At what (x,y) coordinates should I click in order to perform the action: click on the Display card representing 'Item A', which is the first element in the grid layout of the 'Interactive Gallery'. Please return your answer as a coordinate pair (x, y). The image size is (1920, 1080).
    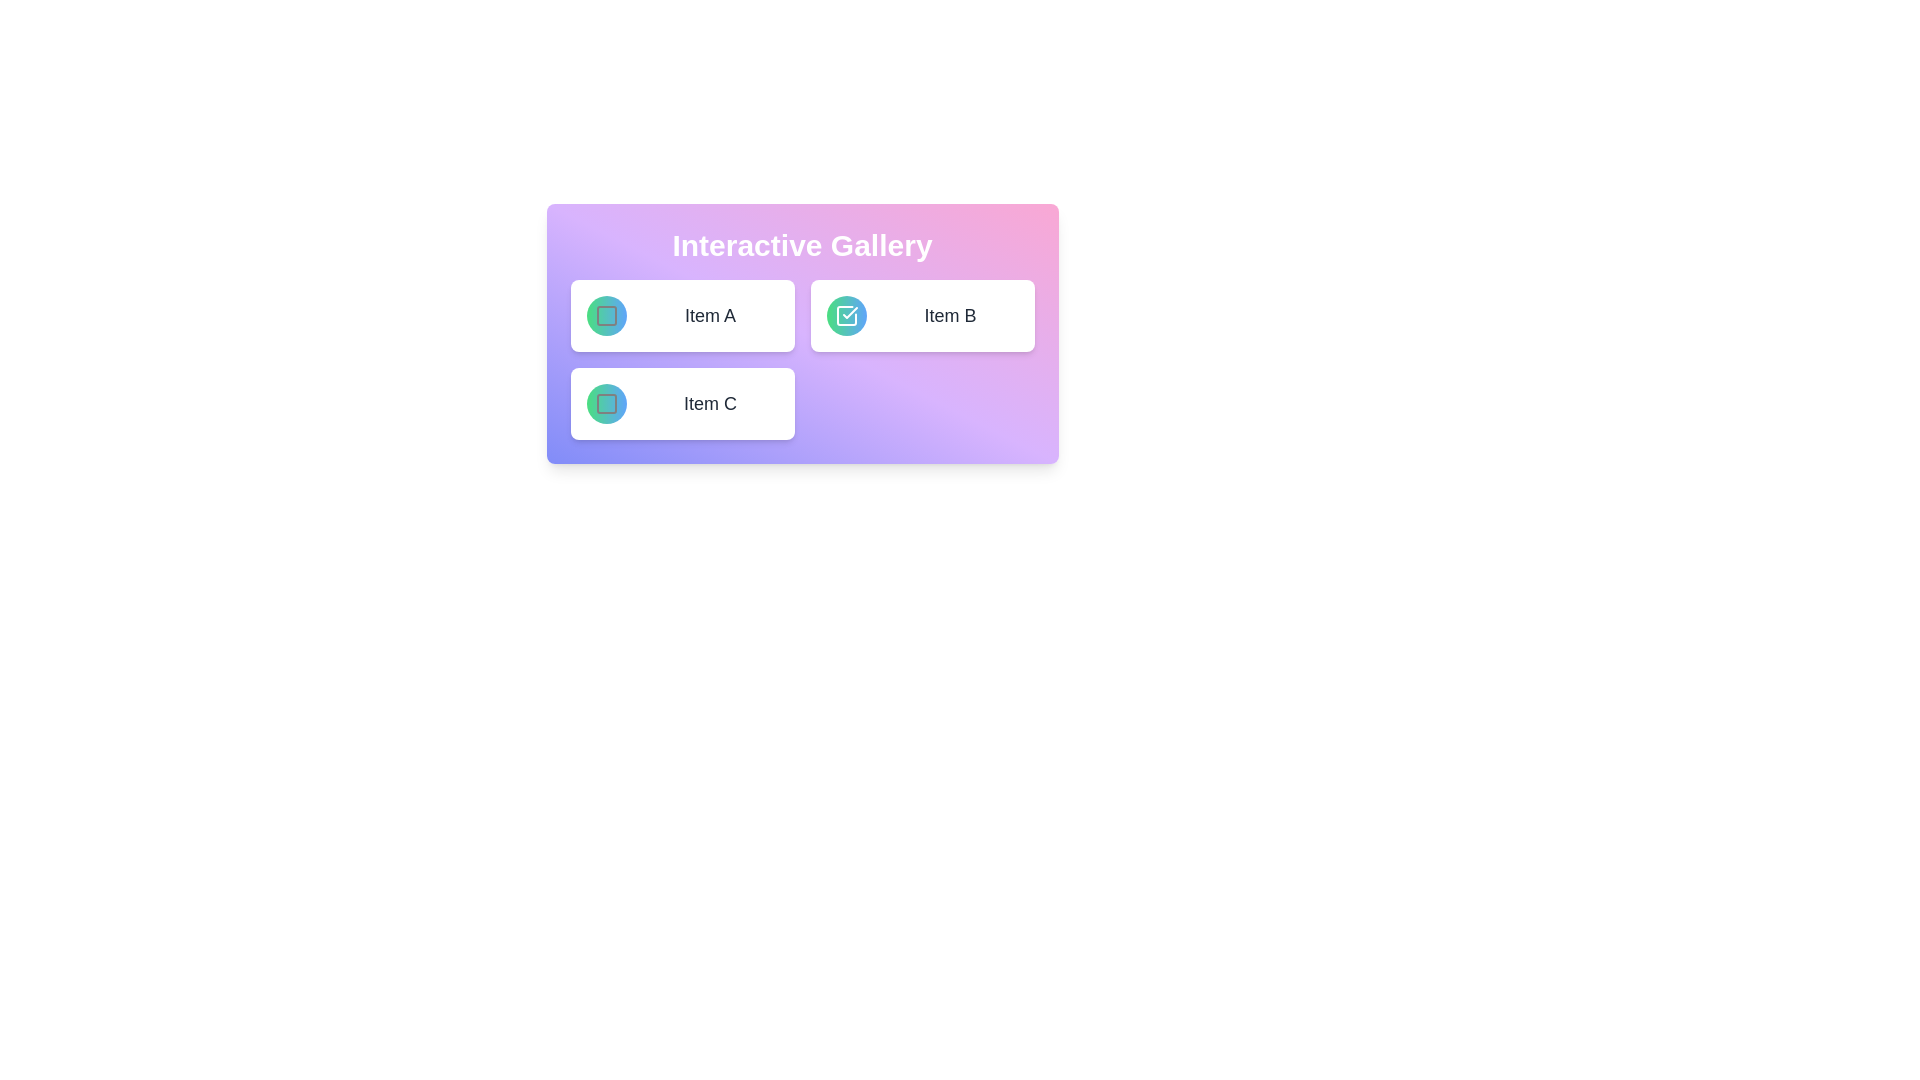
    Looking at the image, I should click on (682, 315).